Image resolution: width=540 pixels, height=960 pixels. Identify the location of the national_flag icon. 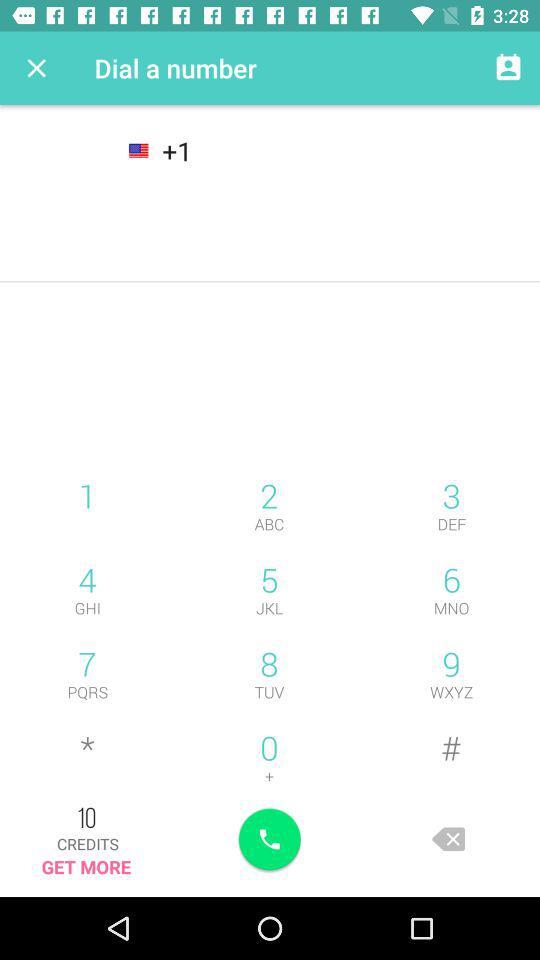
(137, 149).